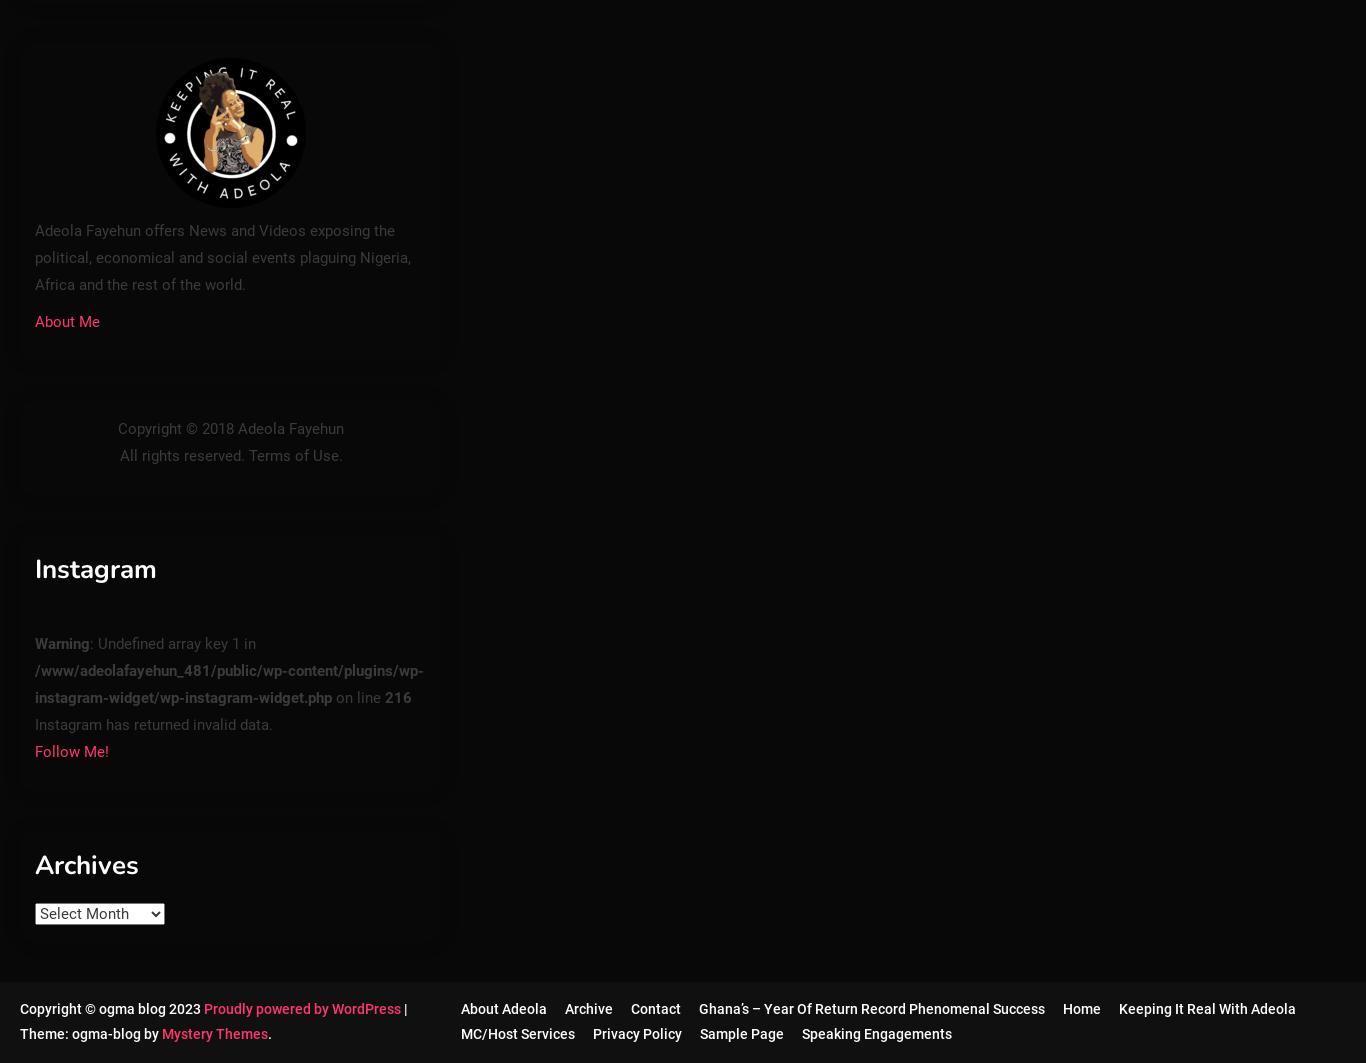 The image size is (1366, 1063). What do you see at coordinates (67, 321) in the screenshot?
I see `'About Me'` at bounding box center [67, 321].